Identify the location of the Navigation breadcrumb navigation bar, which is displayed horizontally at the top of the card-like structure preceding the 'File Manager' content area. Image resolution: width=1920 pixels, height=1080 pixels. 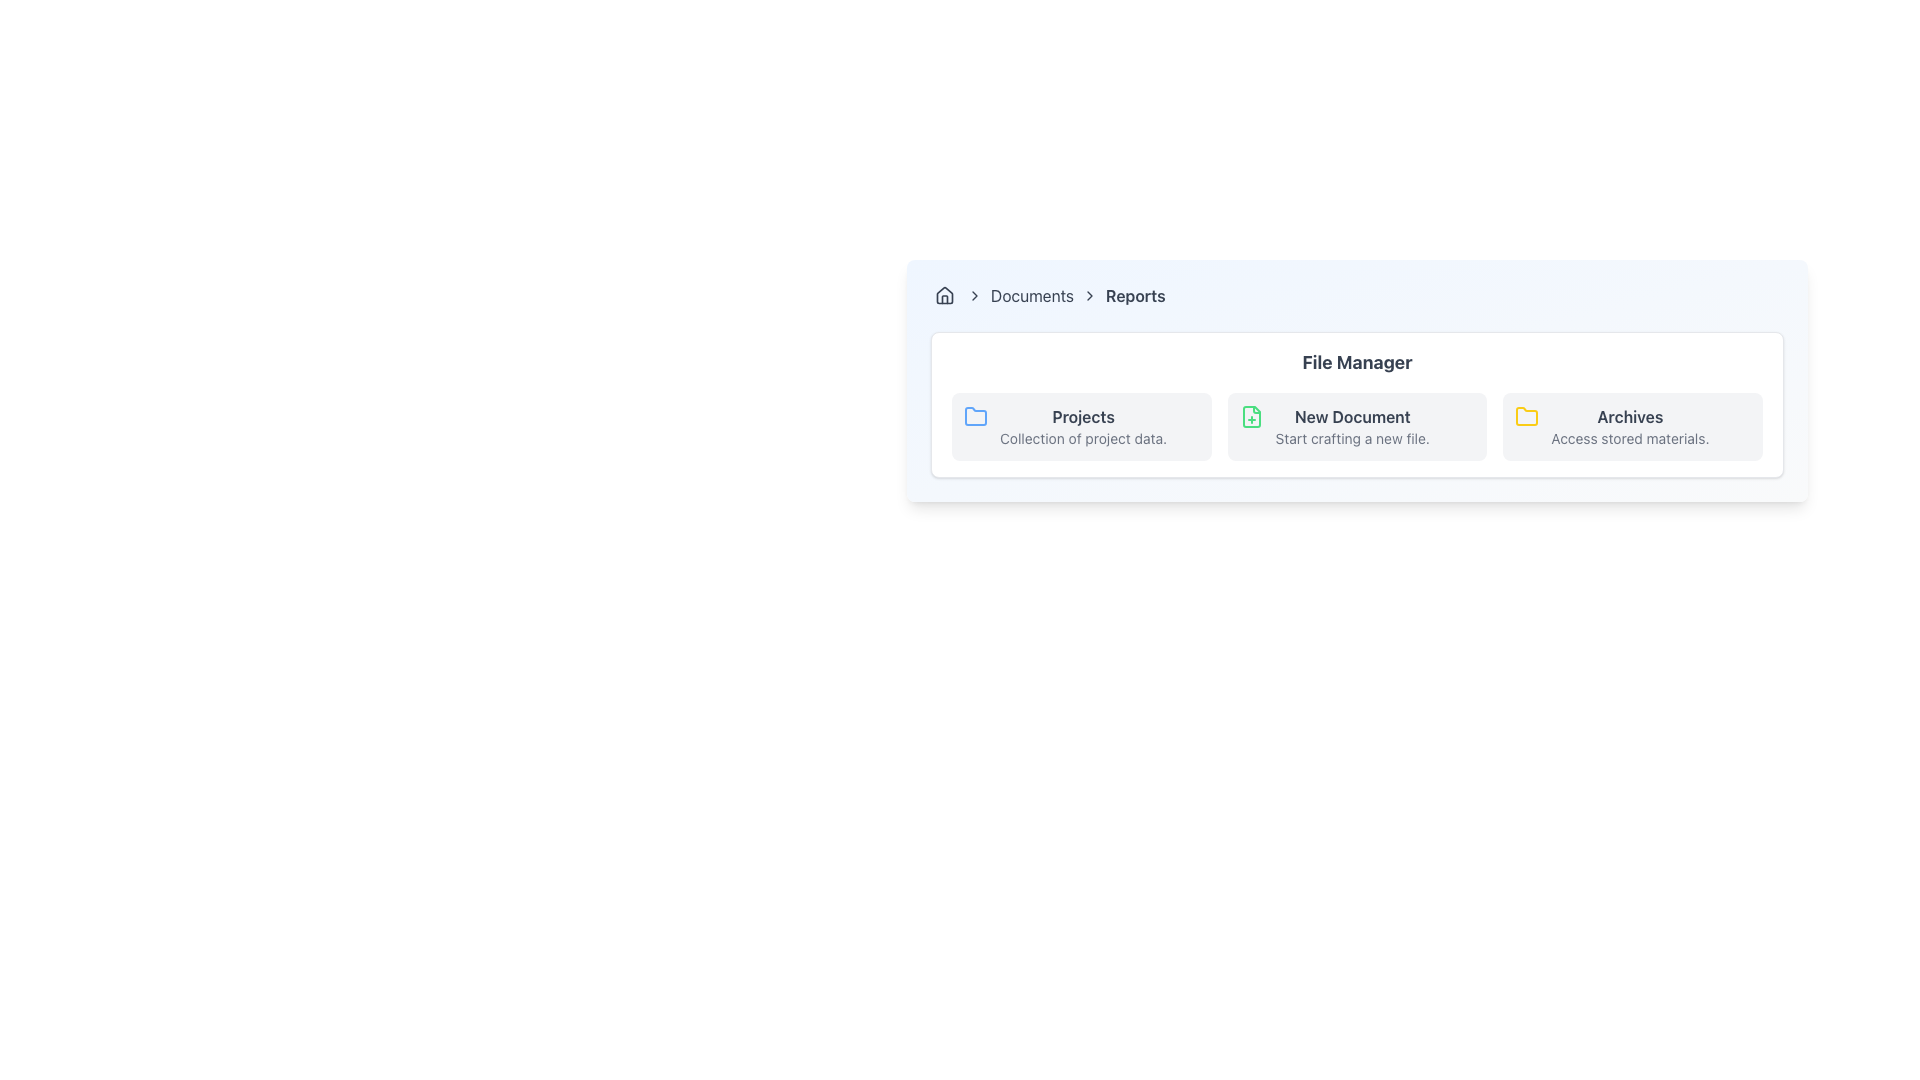
(1357, 296).